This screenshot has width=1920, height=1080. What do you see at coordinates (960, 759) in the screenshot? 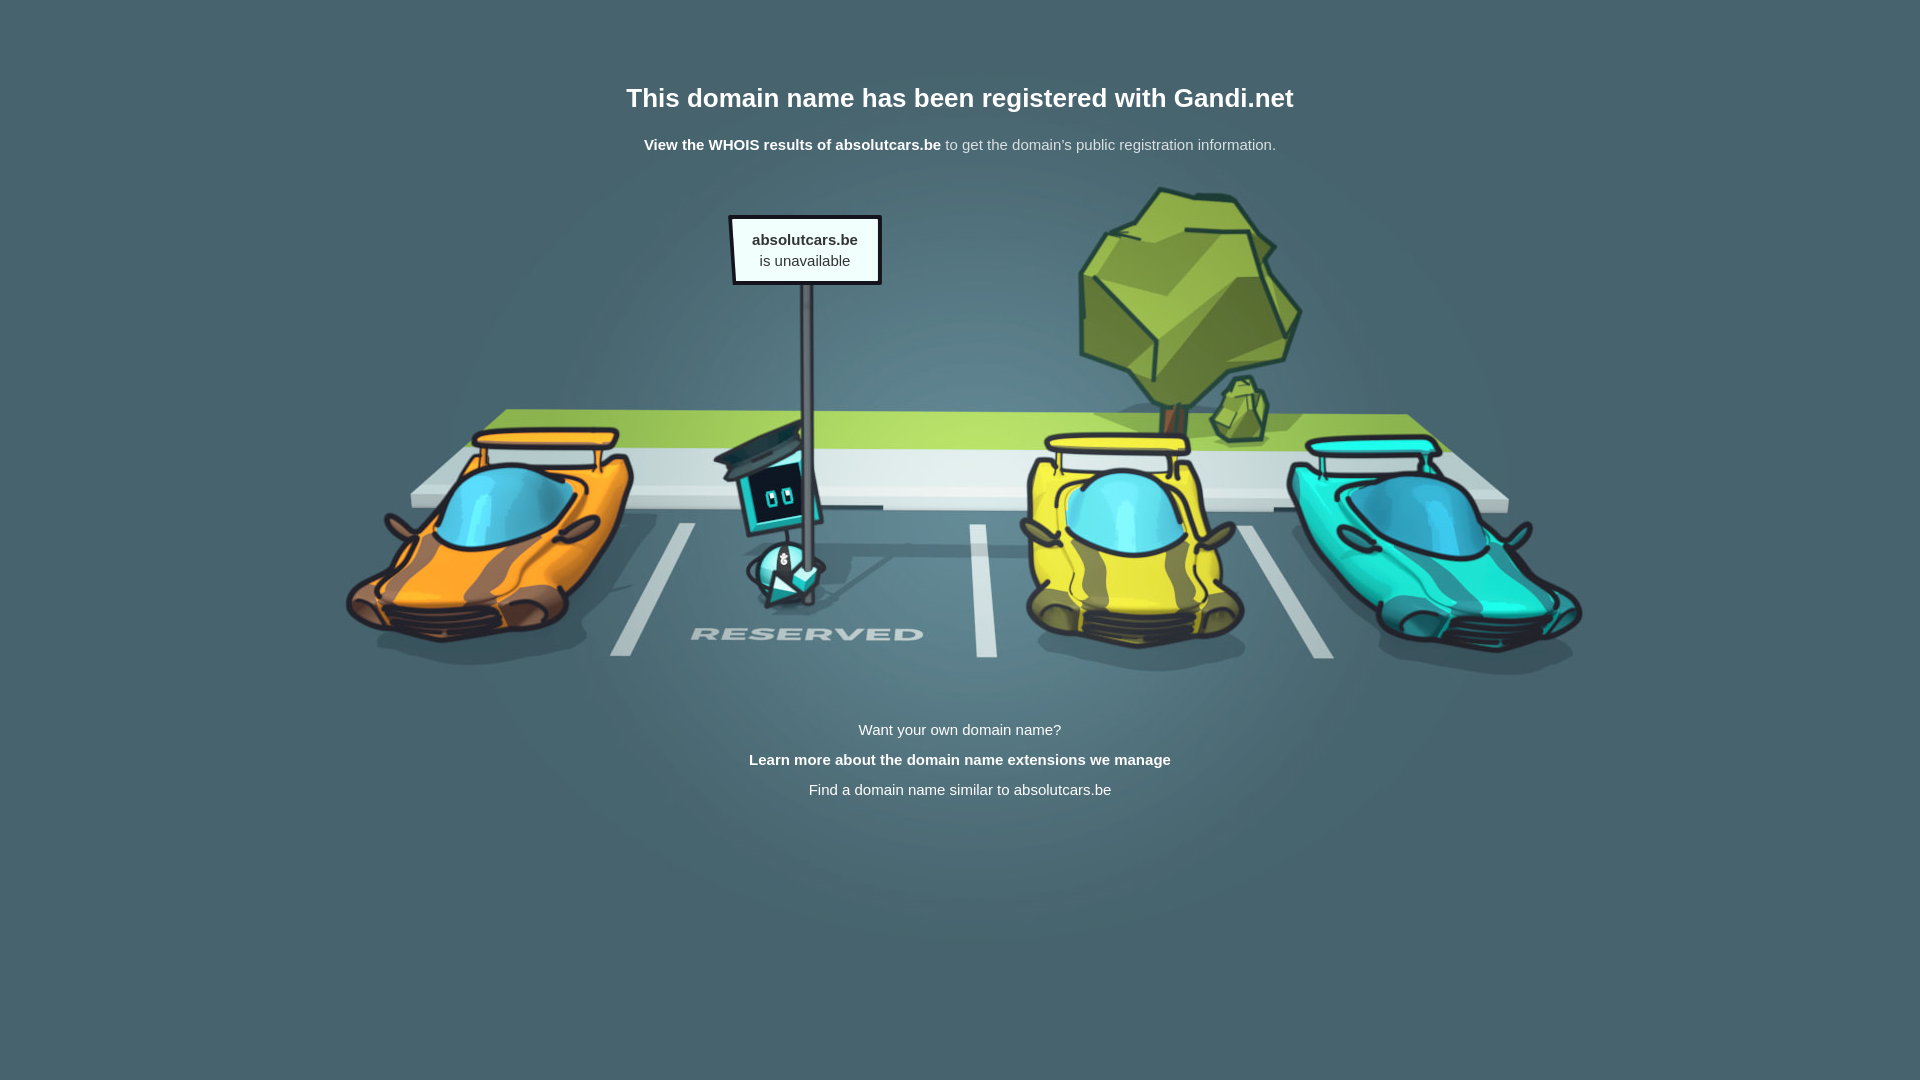
I see `'Learn more about the domain name extensions we manage'` at bounding box center [960, 759].